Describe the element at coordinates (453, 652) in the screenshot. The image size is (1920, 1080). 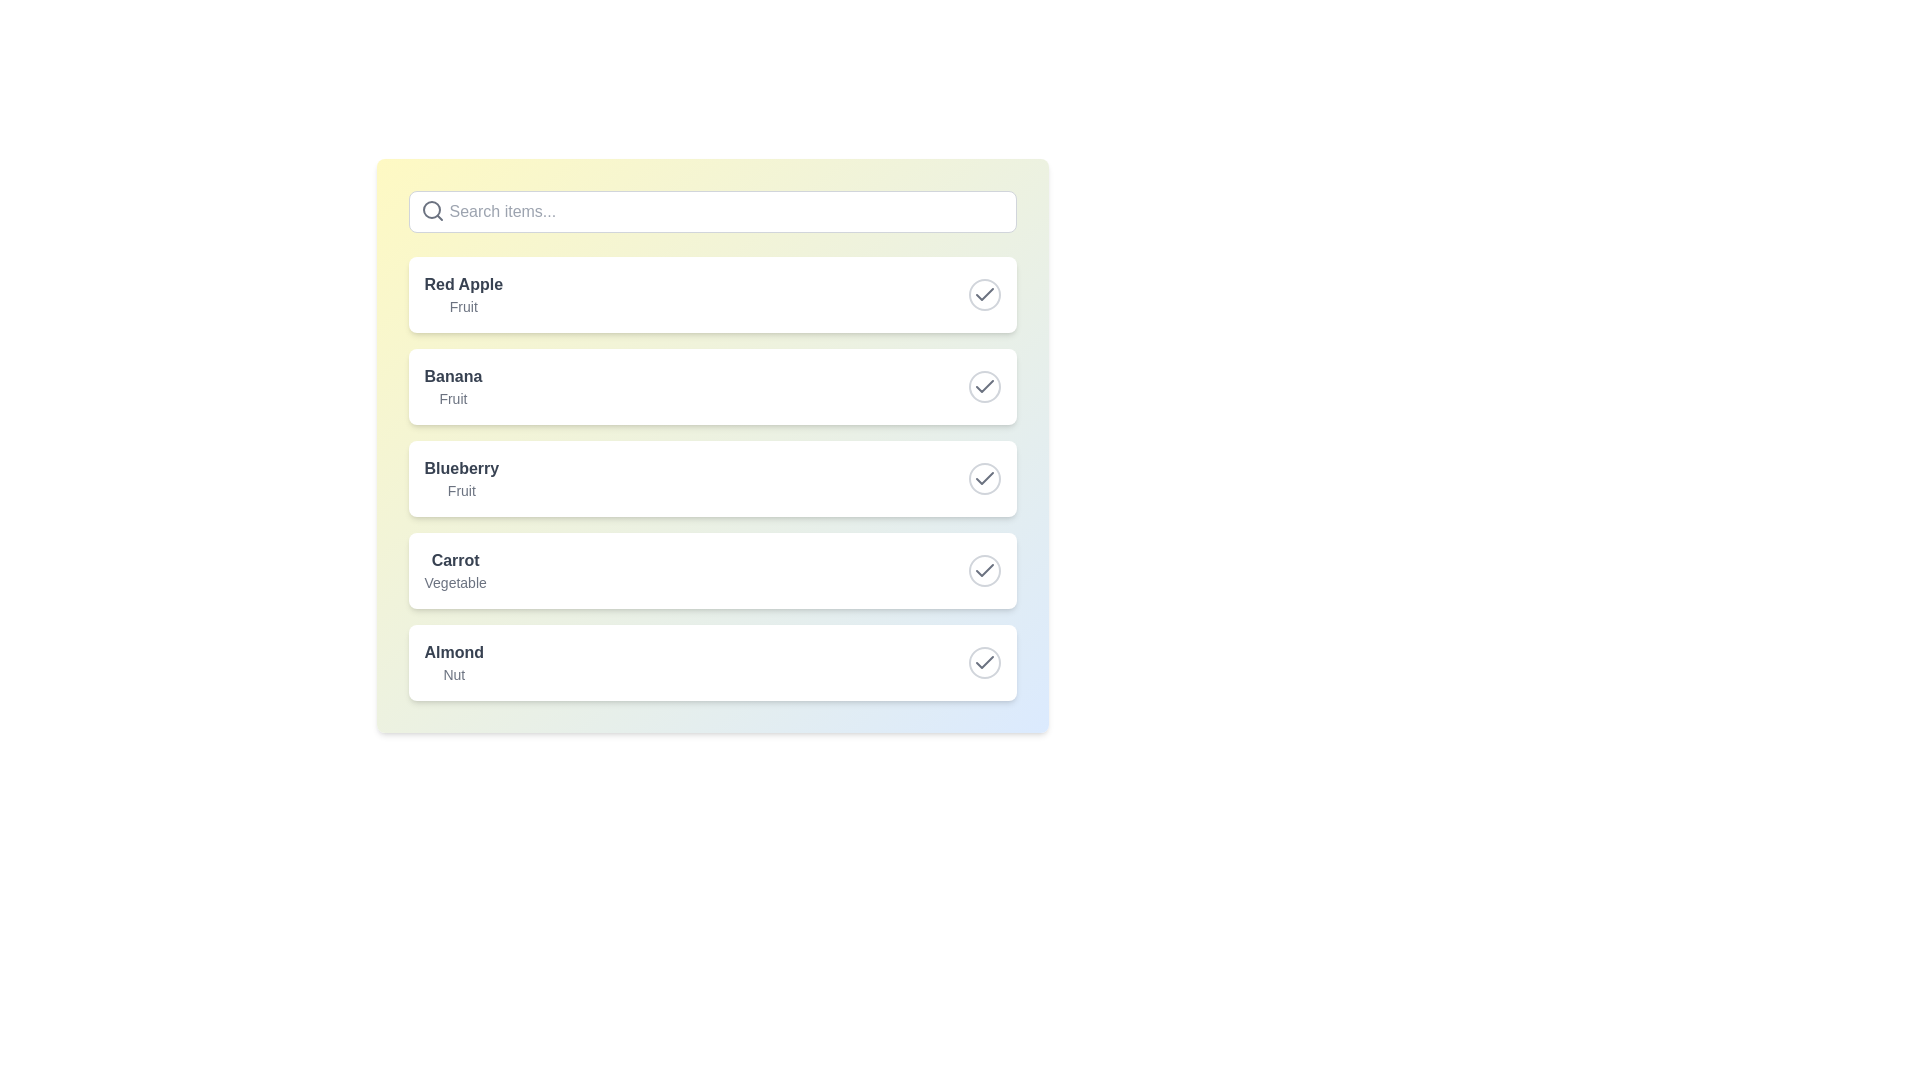
I see `the Text Label displaying the bold text 'Almond' in dark gray, which is the title of the last visible list item above the text 'Nut'` at that location.